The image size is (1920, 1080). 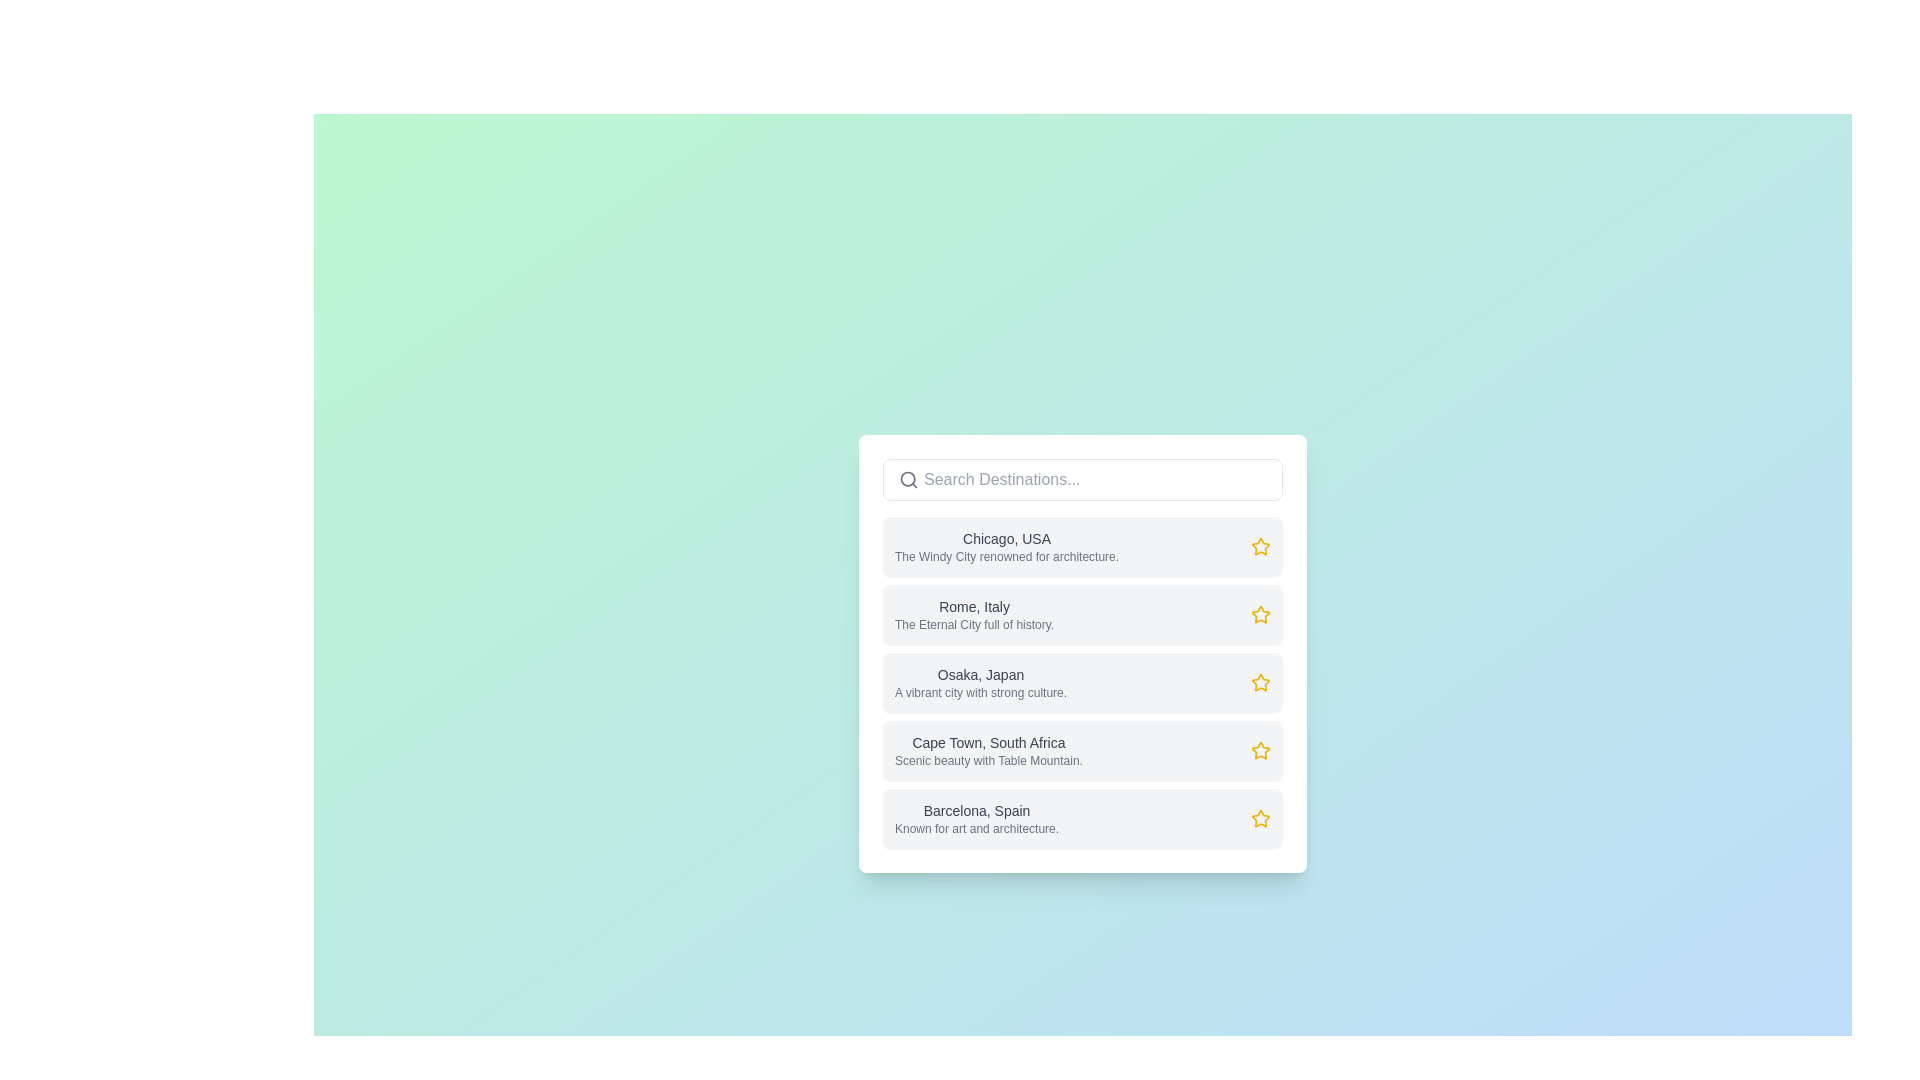 I want to click on the star icon at the end of the list item titled 'Chicago, USA' to favorite the destination, so click(x=1260, y=547).